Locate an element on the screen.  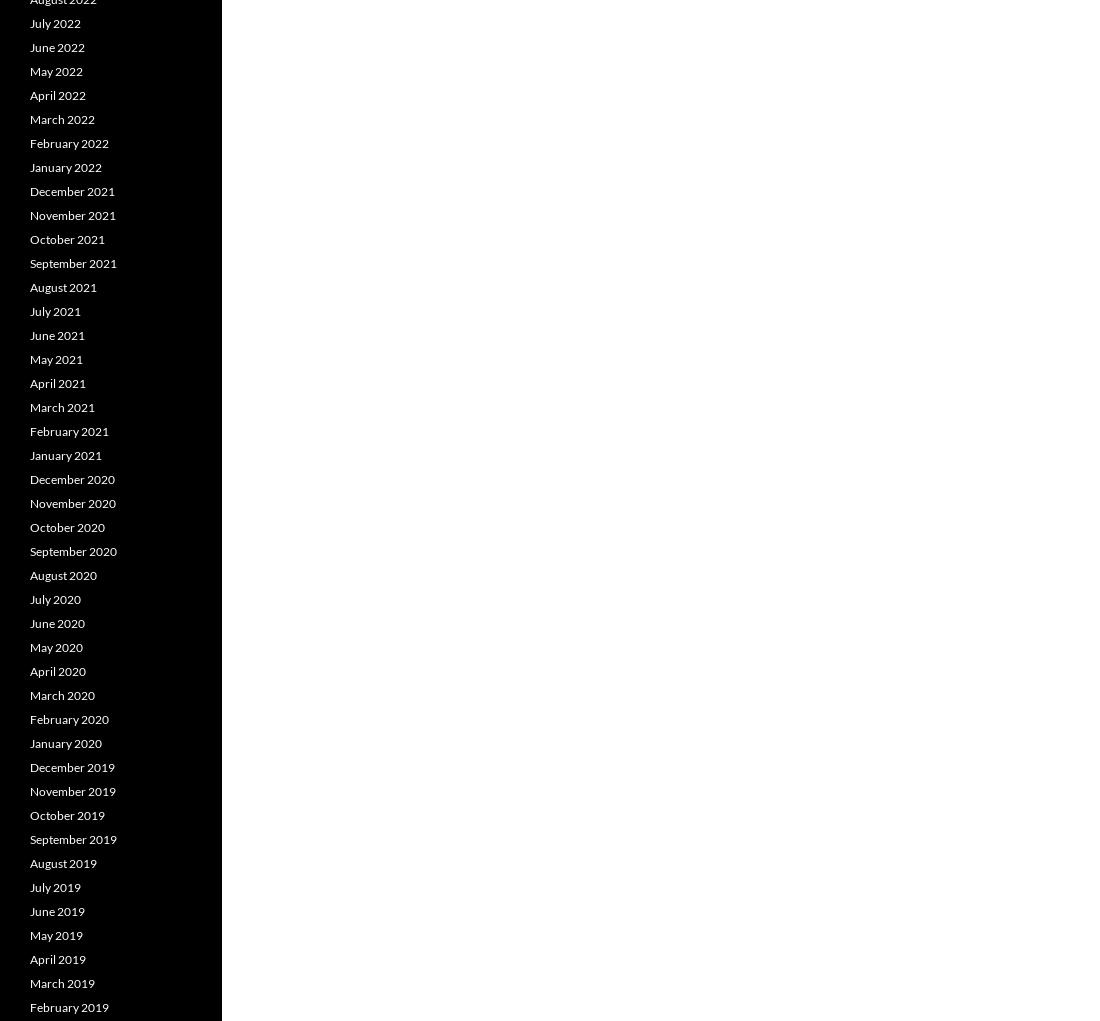
'May 2022' is located at coordinates (55, 71).